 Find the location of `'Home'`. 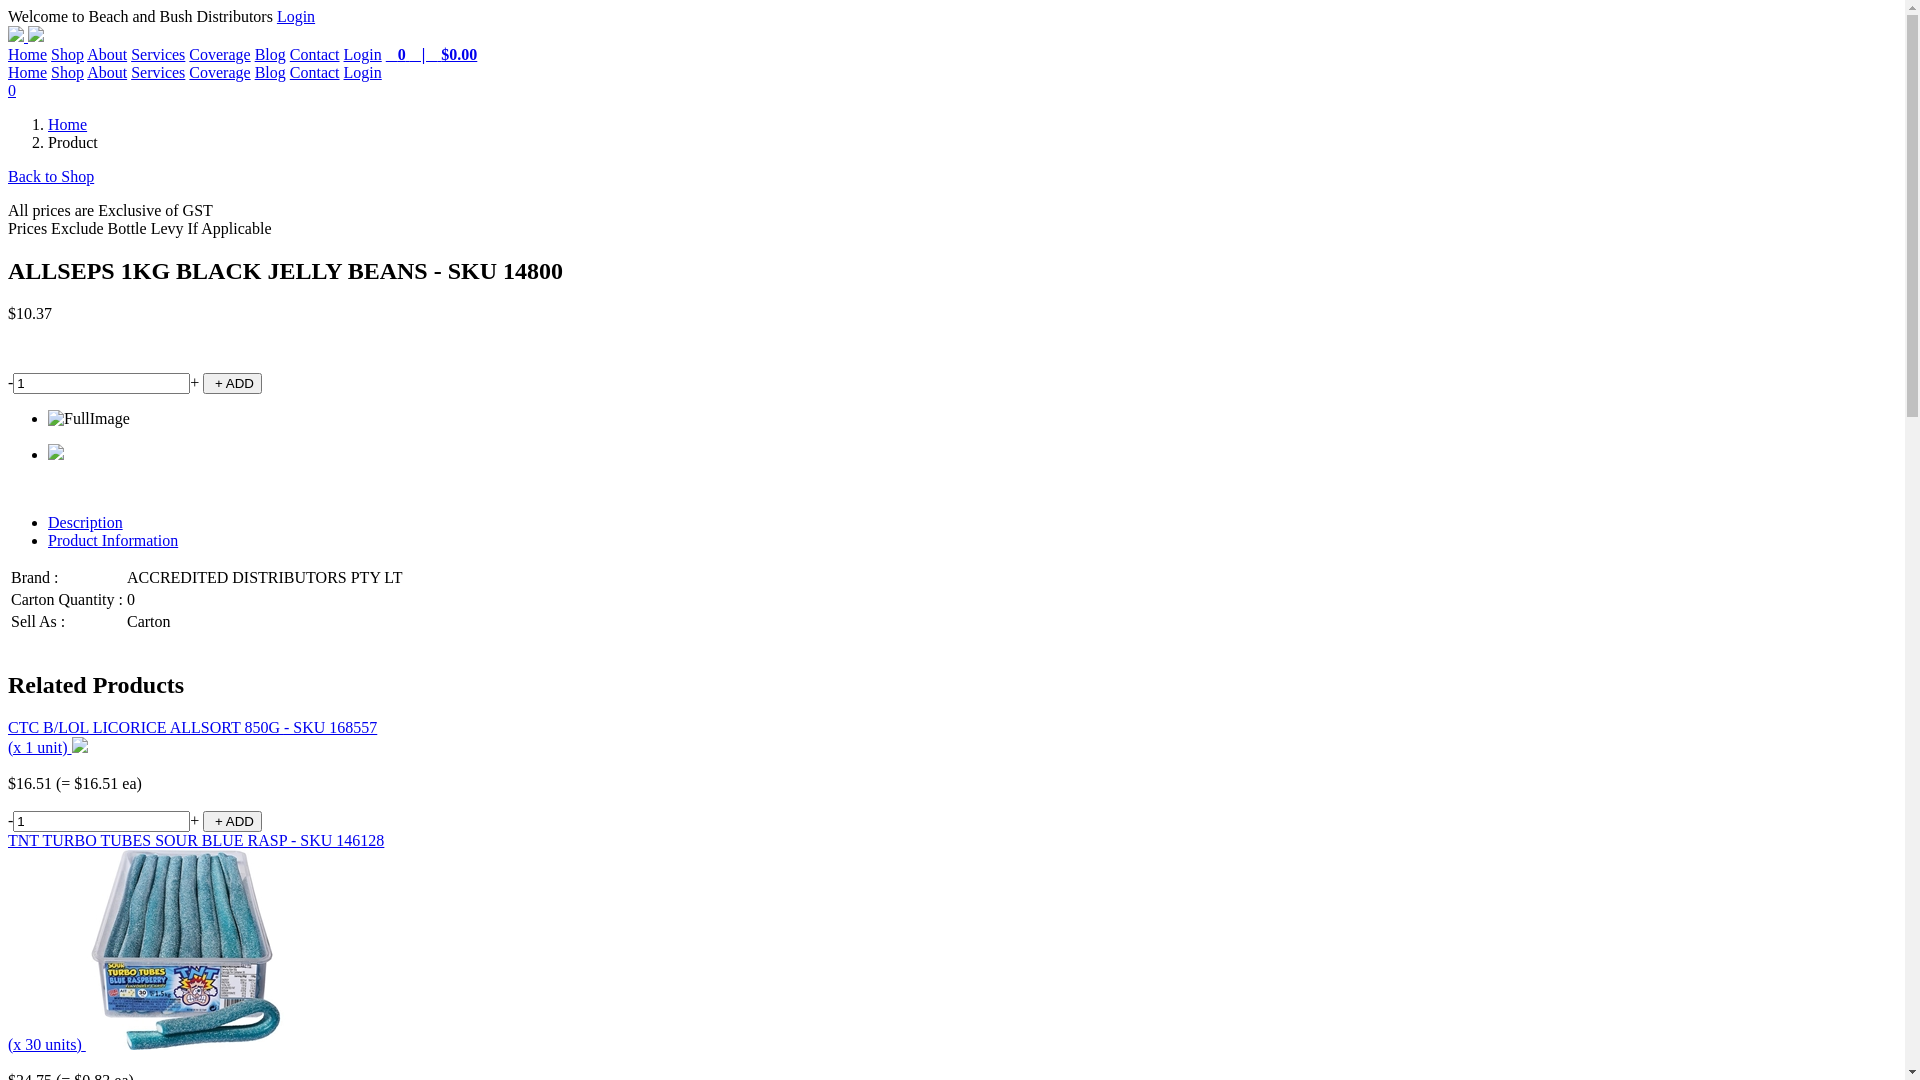

'Home' is located at coordinates (27, 71).